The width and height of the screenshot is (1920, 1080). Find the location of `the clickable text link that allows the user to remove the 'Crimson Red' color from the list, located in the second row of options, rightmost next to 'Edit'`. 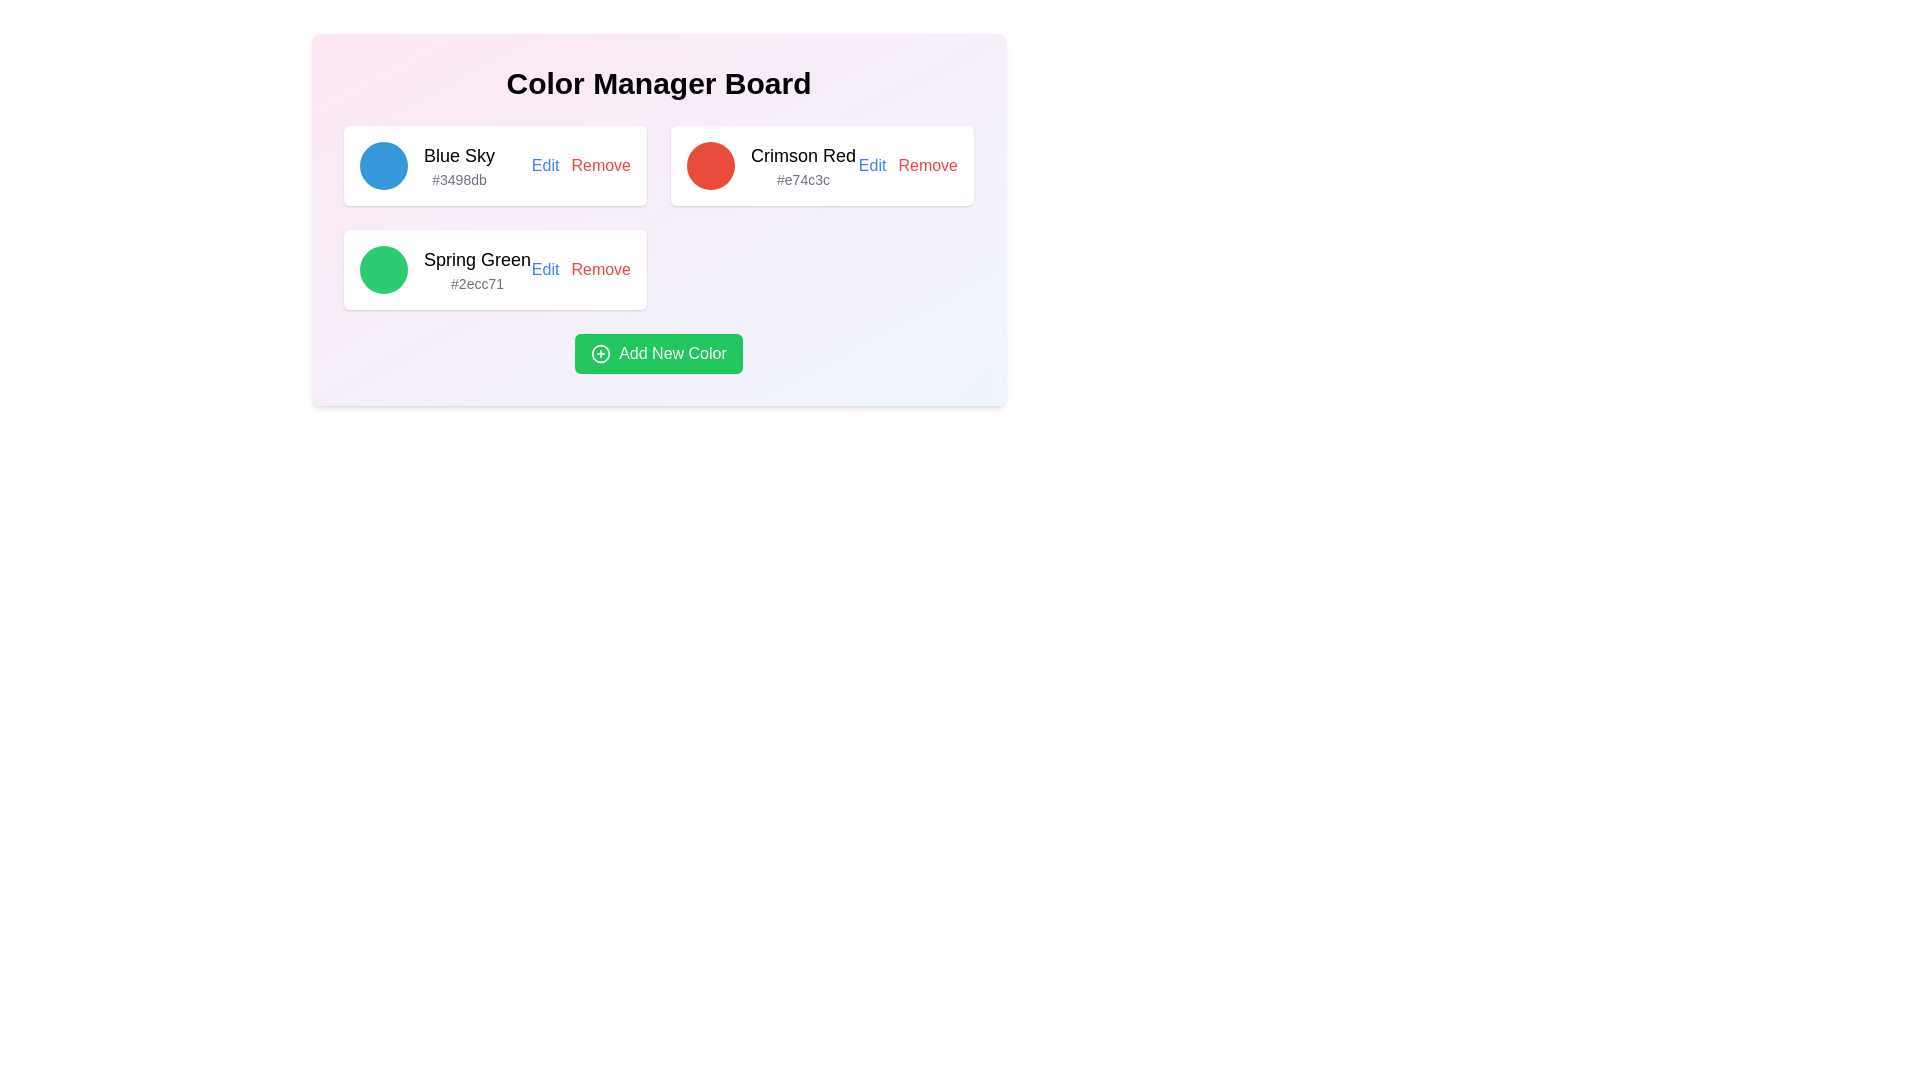

the clickable text link that allows the user to remove the 'Crimson Red' color from the list, located in the second row of options, rightmost next to 'Edit' is located at coordinates (927, 164).